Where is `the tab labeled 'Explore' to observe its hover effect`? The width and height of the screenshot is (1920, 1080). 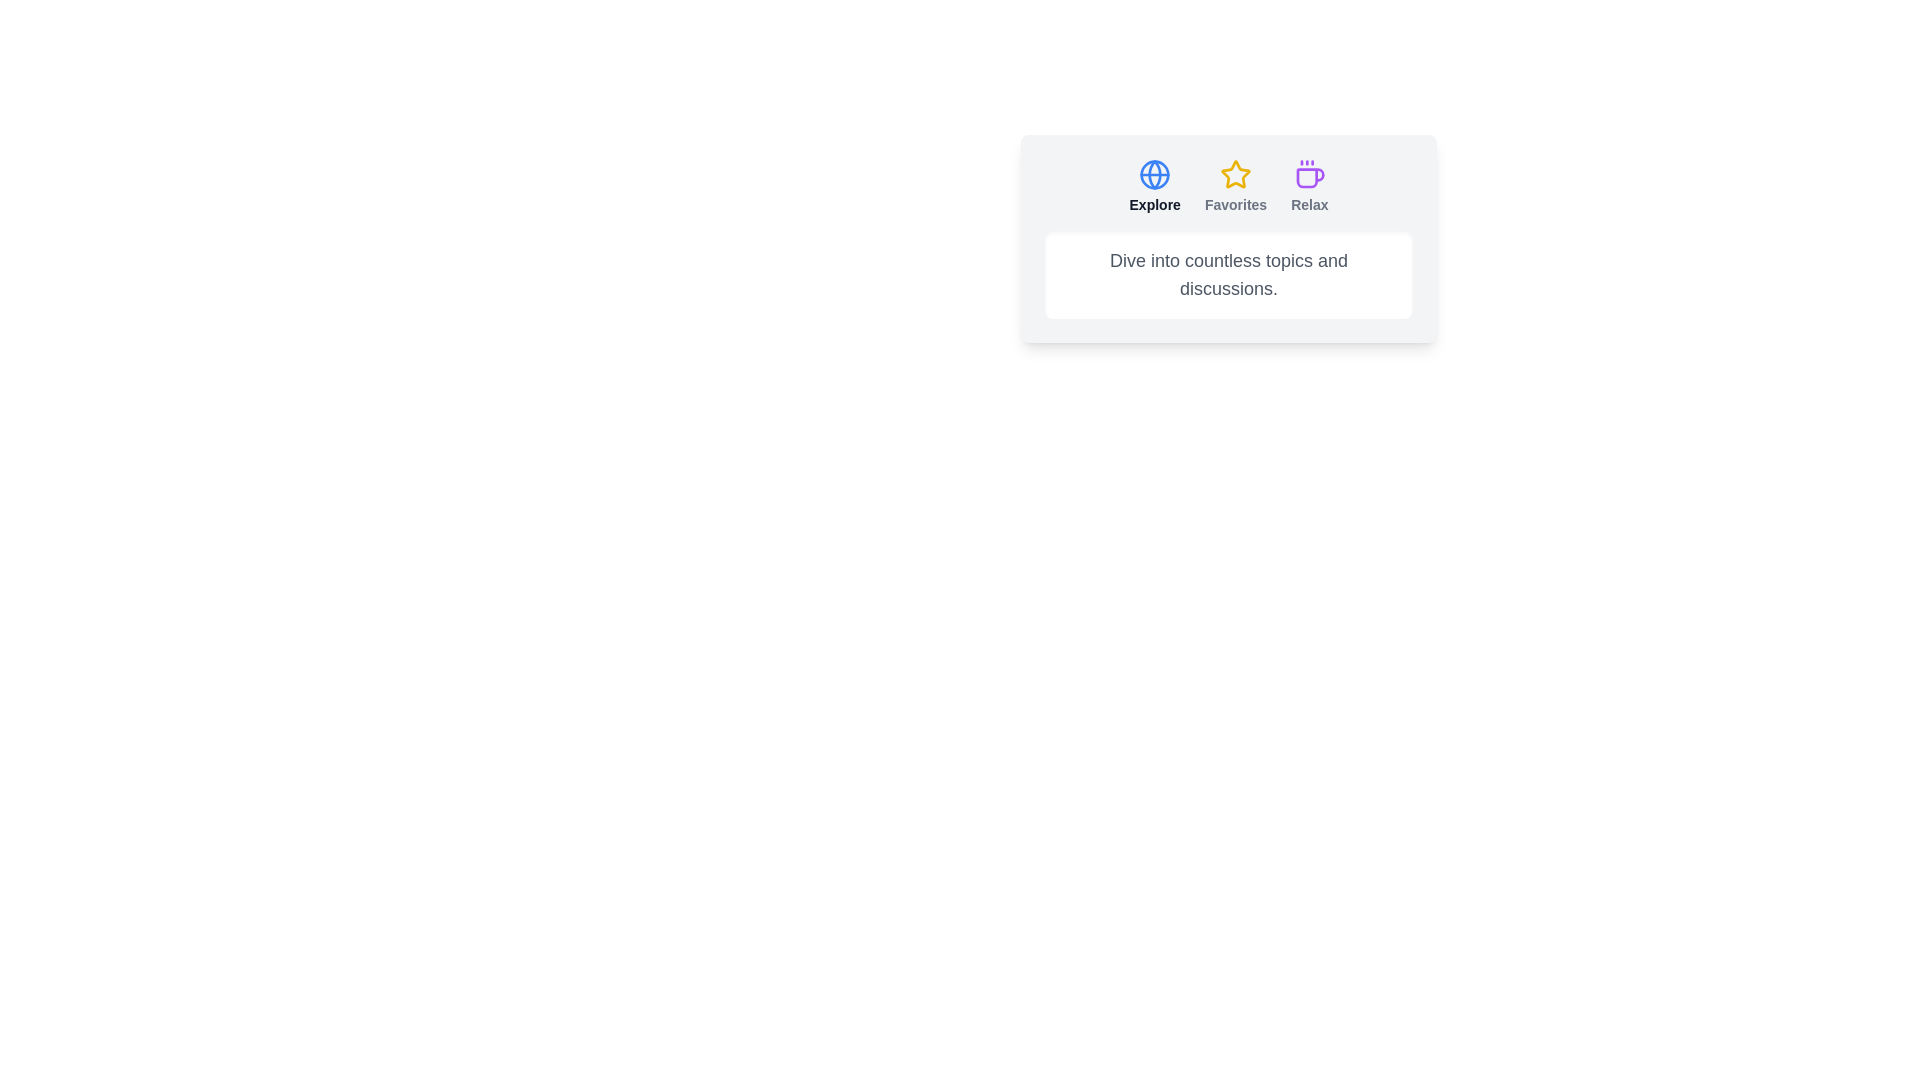
the tab labeled 'Explore' to observe its hover effect is located at coordinates (1155, 186).